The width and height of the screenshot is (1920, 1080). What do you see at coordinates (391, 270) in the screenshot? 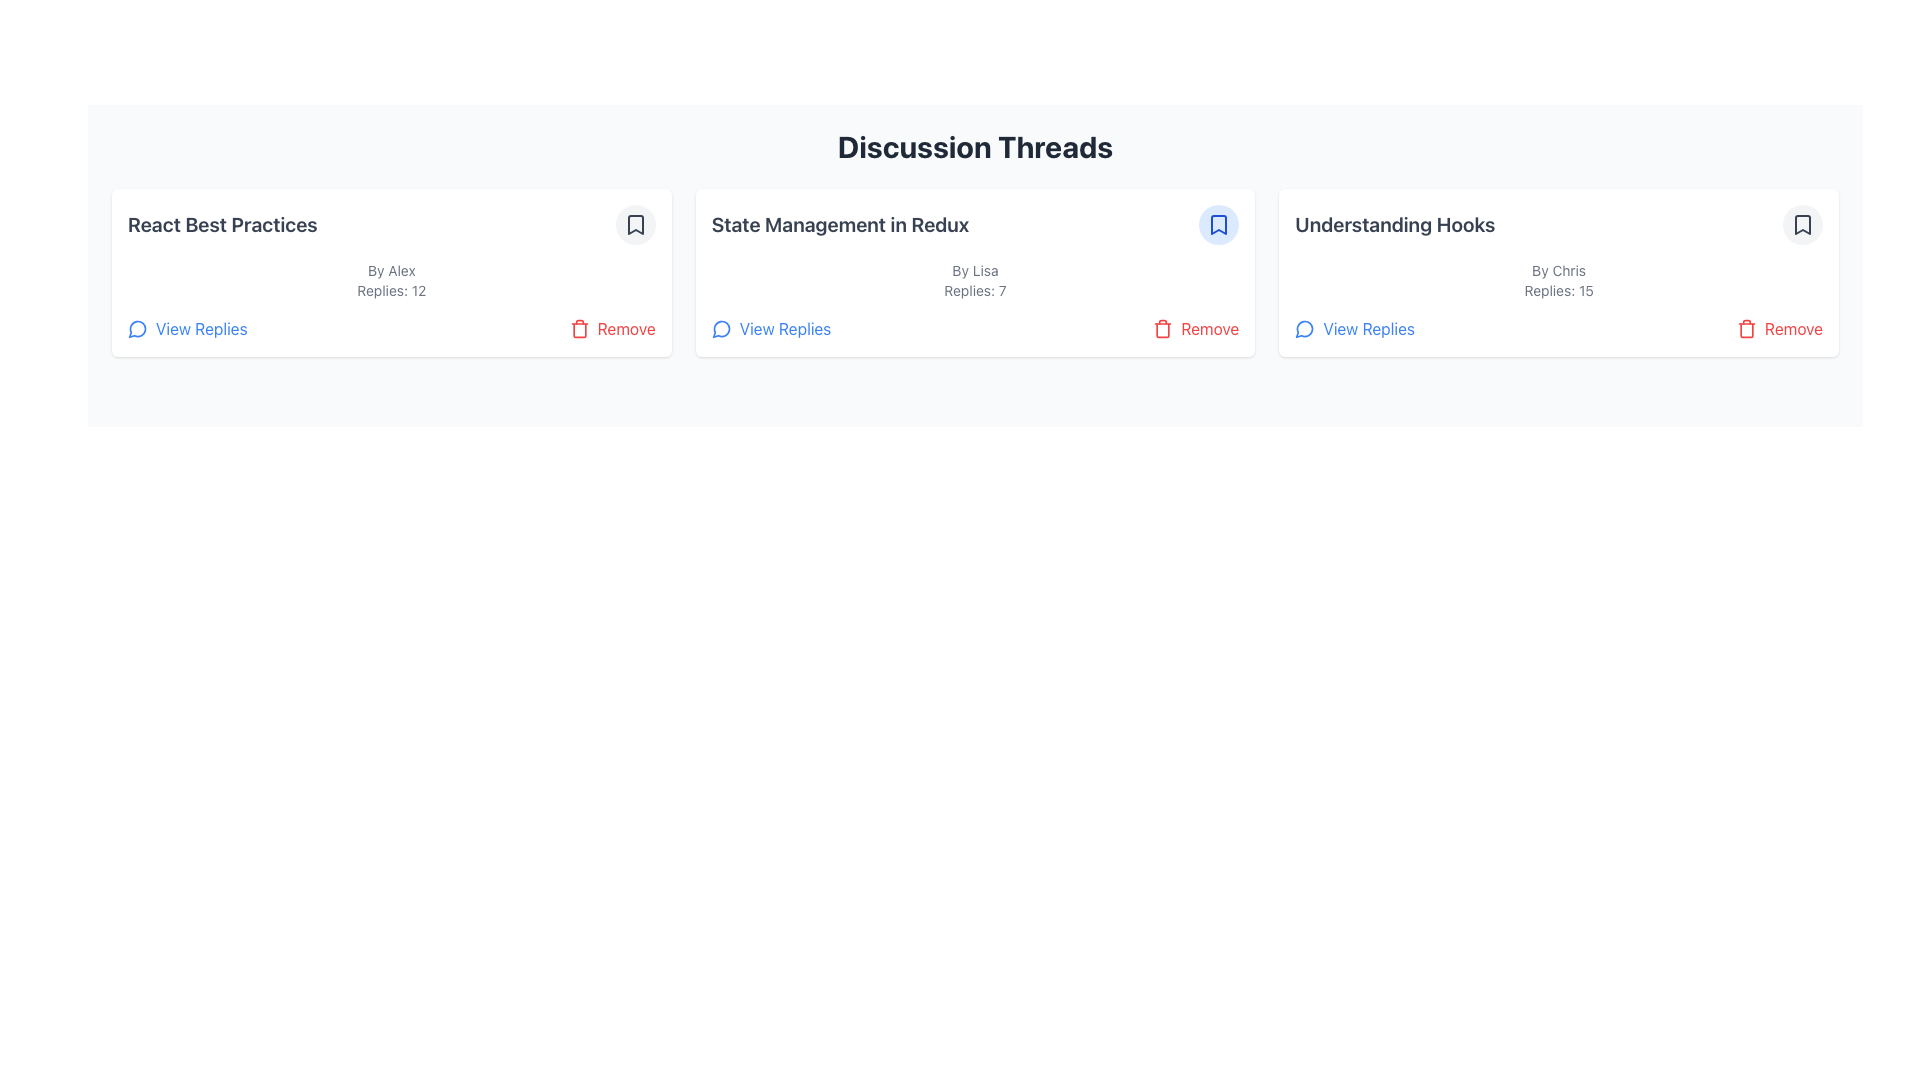
I see `the attribution label indicating the author of the discussion thread in the 'React Best Practices' card, which is centrally aligned below the header and above the 'Replies: 12' line` at bounding box center [391, 270].